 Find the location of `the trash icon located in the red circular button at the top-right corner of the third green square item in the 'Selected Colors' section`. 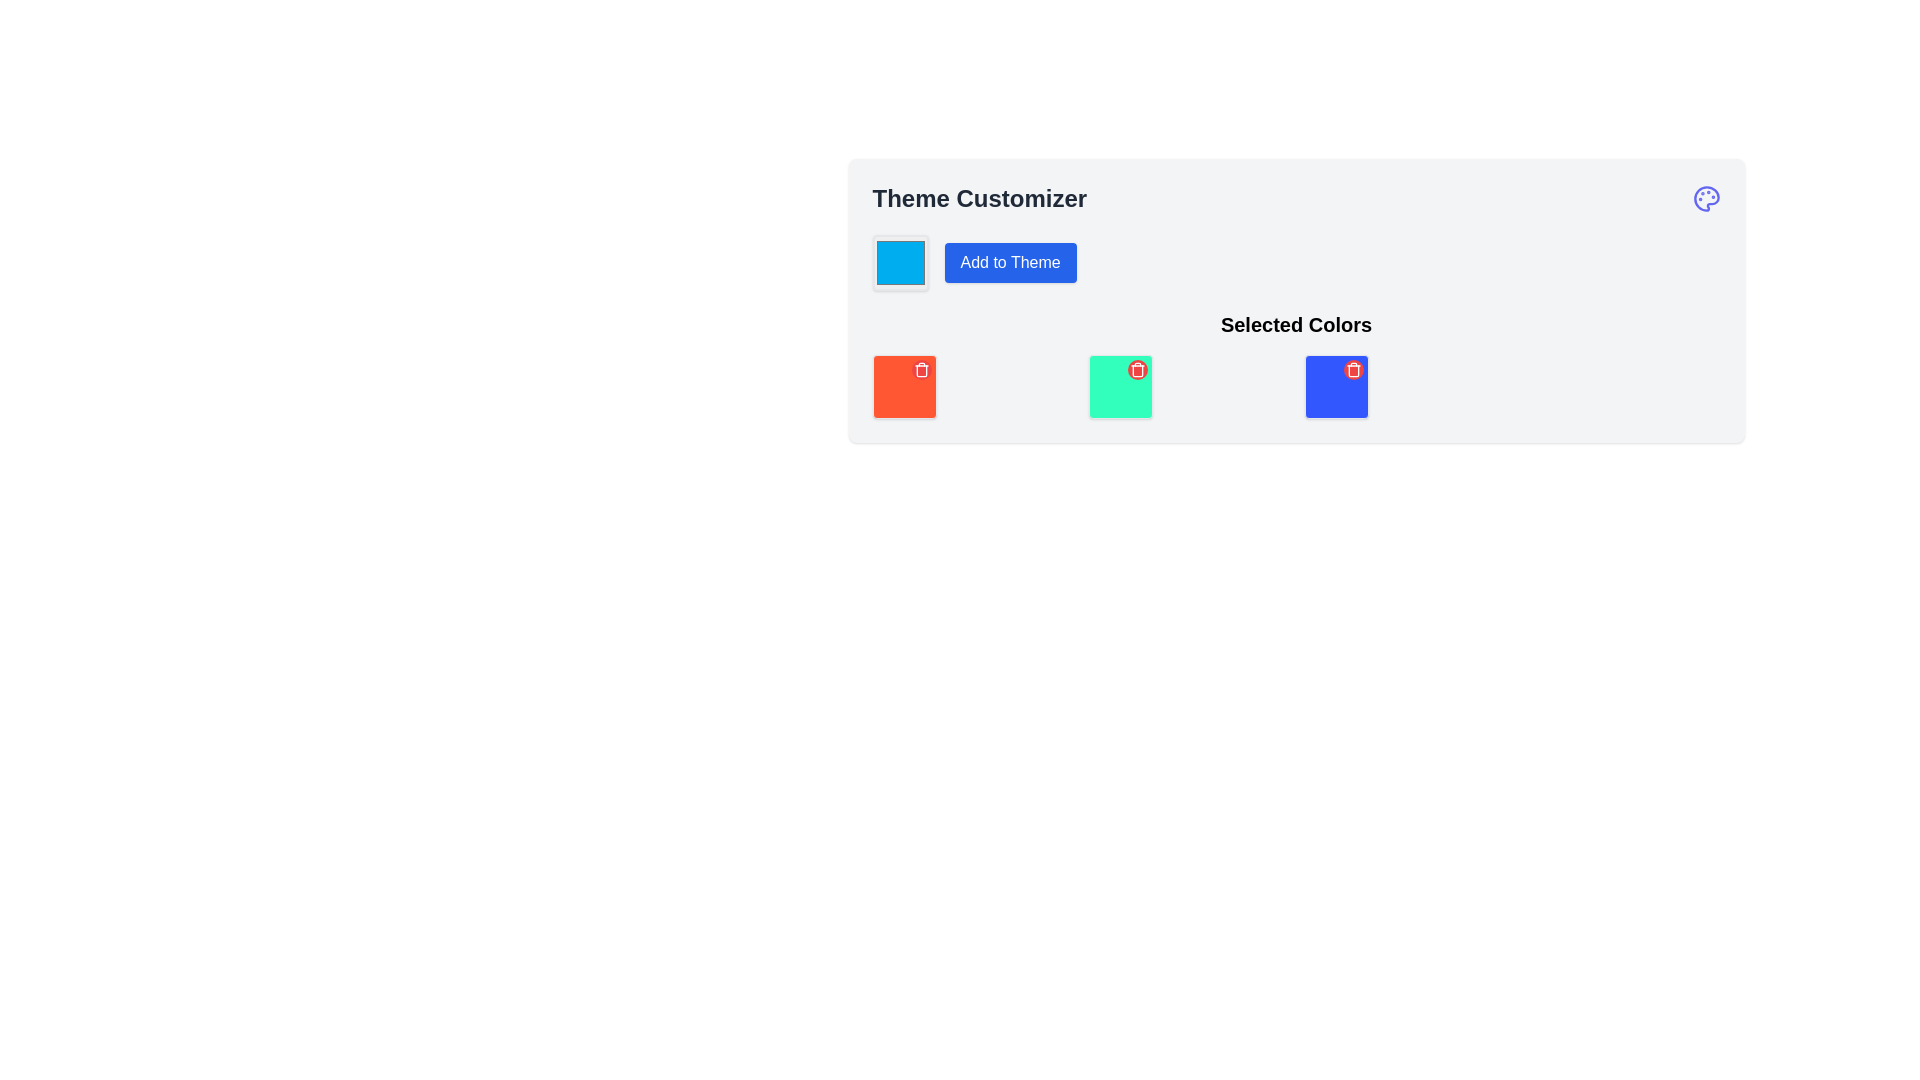

the trash icon located in the red circular button at the top-right corner of the third green square item in the 'Selected Colors' section is located at coordinates (1137, 370).